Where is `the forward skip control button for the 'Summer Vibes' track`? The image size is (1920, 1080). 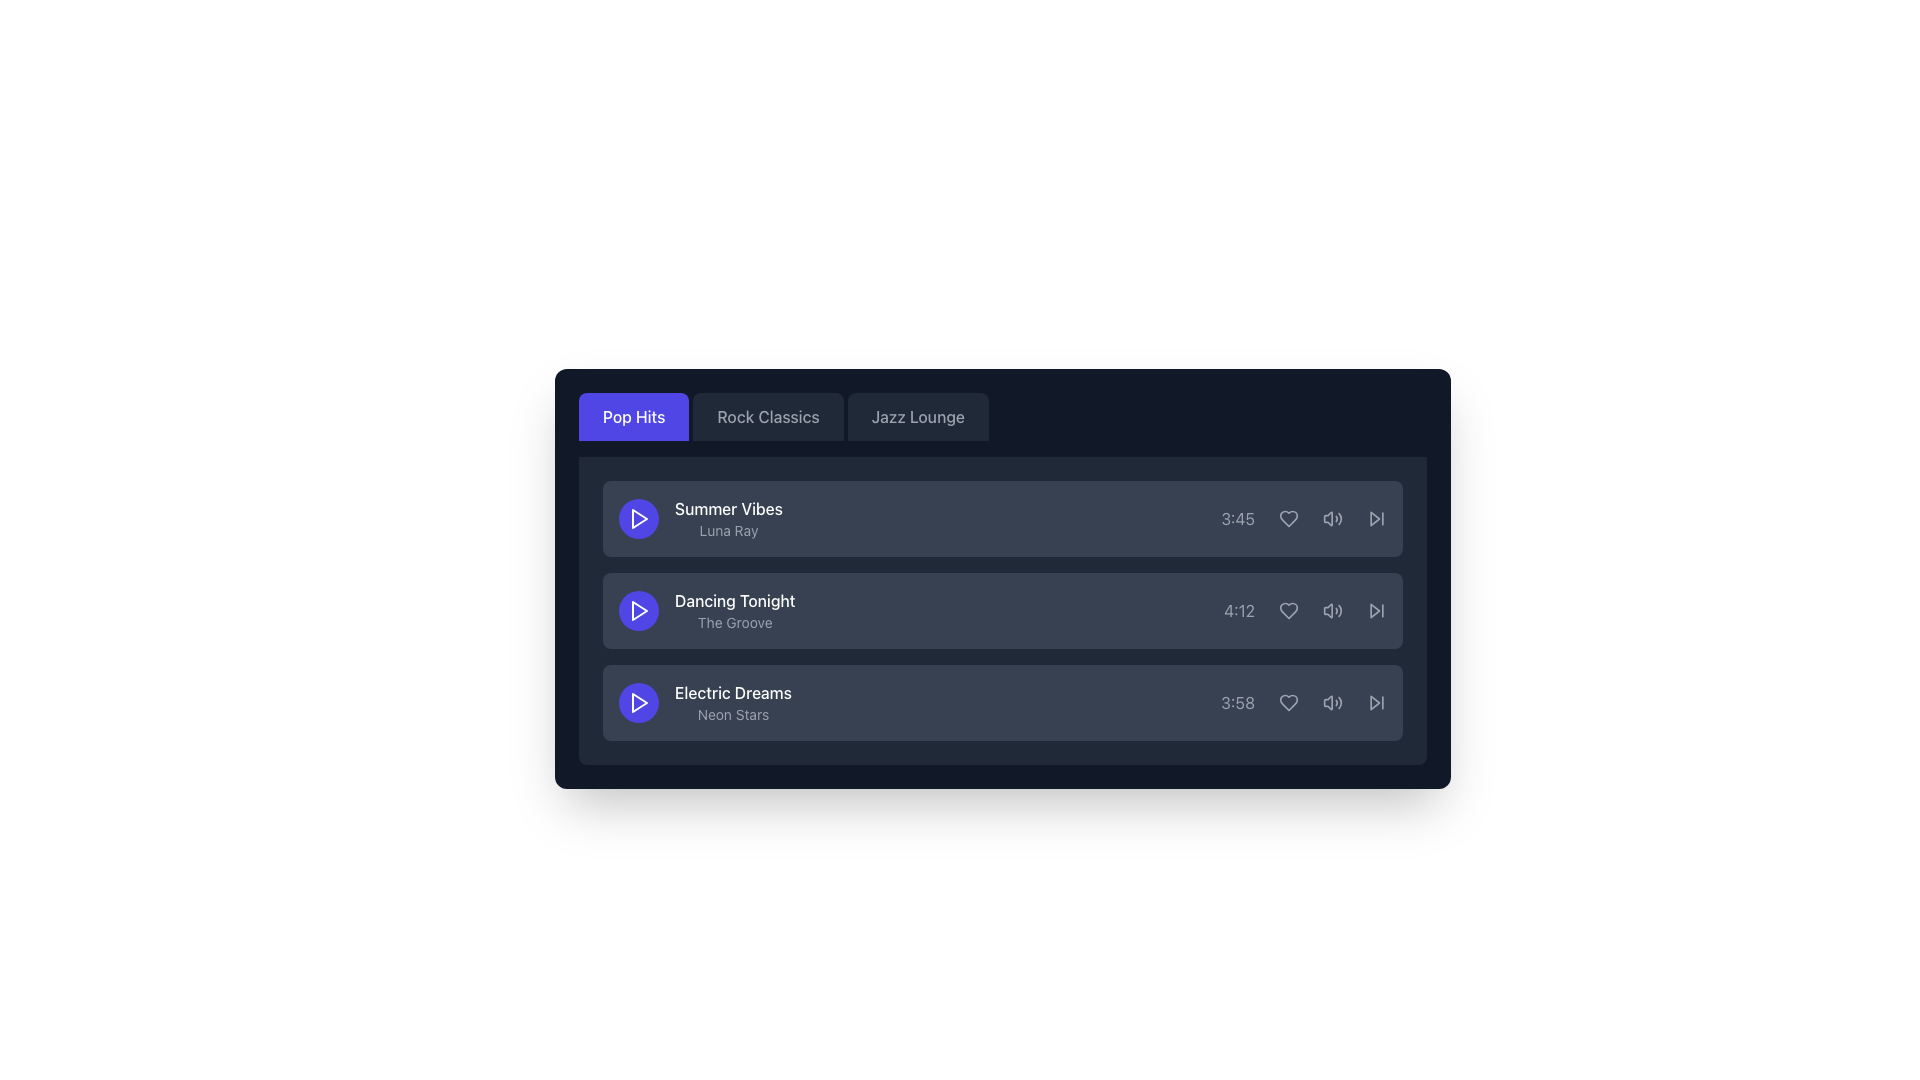 the forward skip control button for the 'Summer Vibes' track is located at coordinates (1376, 518).